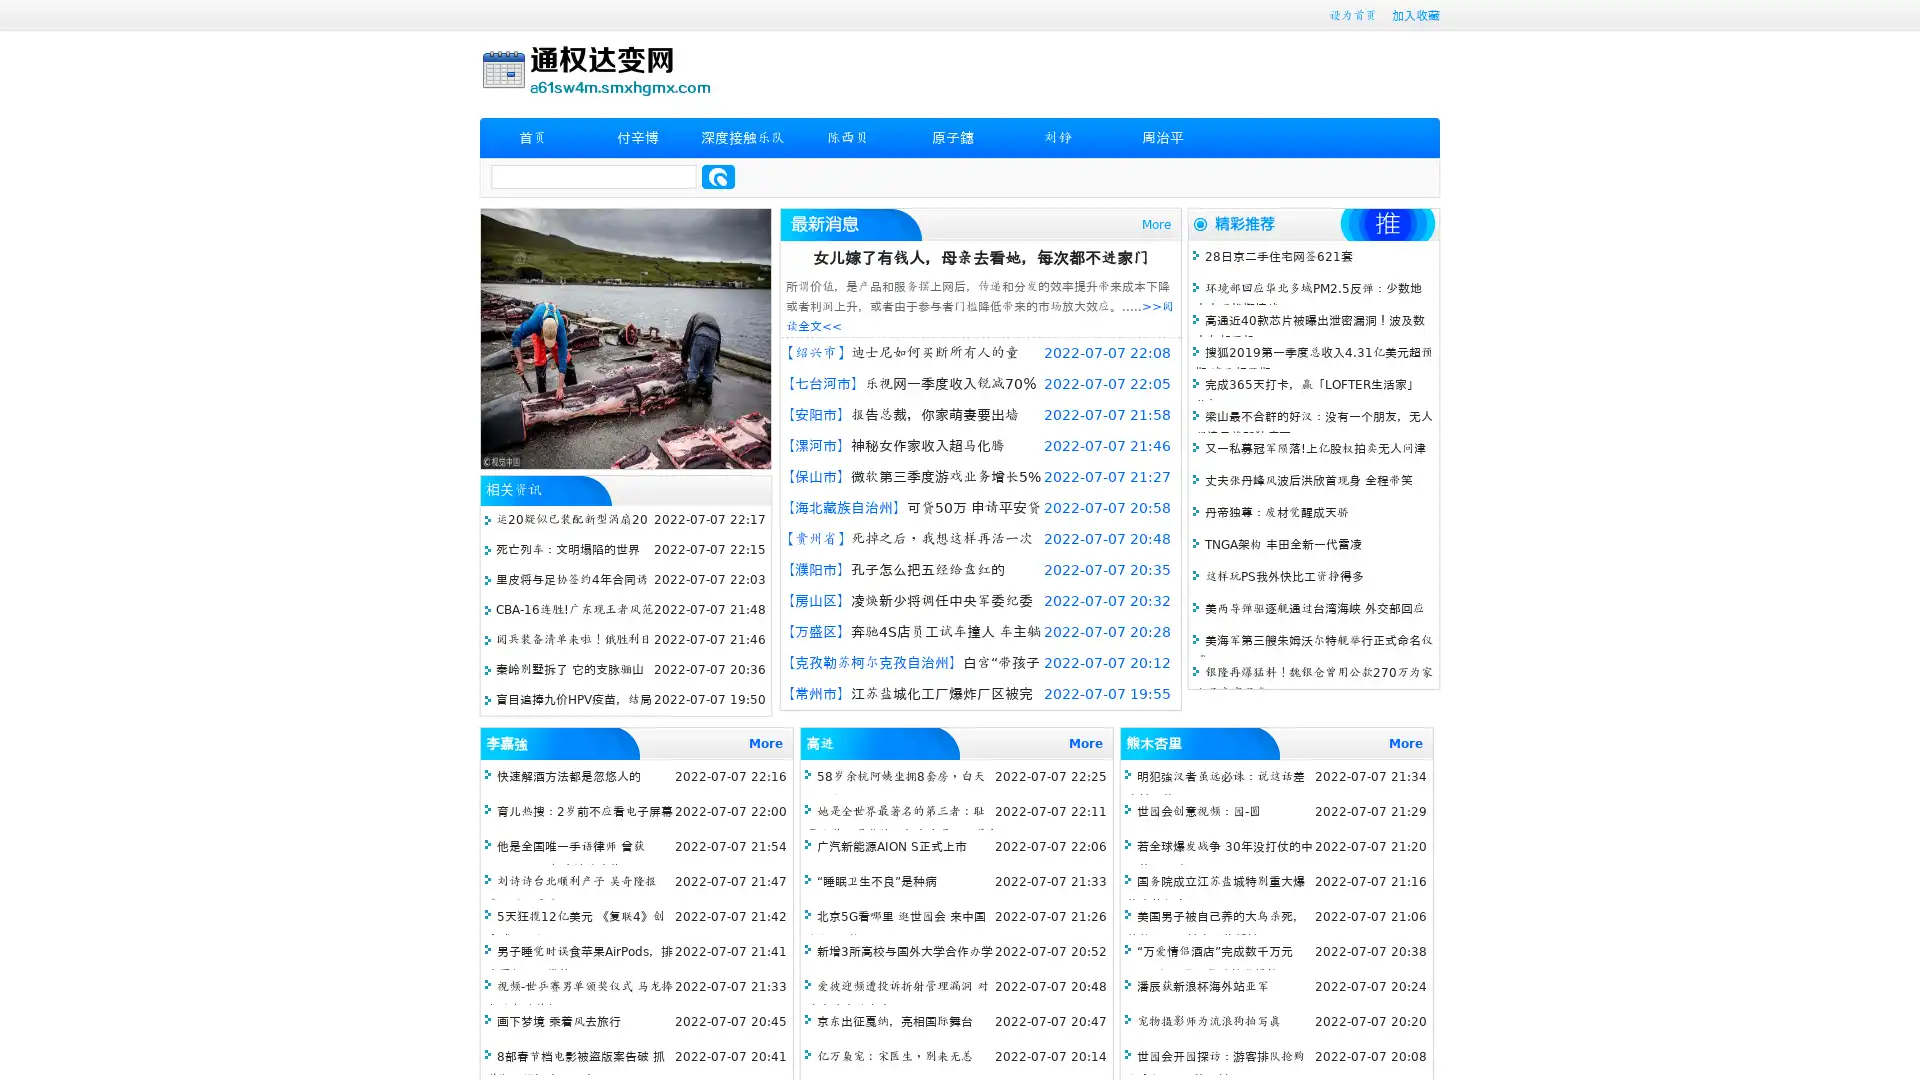 The image size is (1920, 1080). Describe the element at coordinates (718, 176) in the screenshot. I see `Search` at that location.